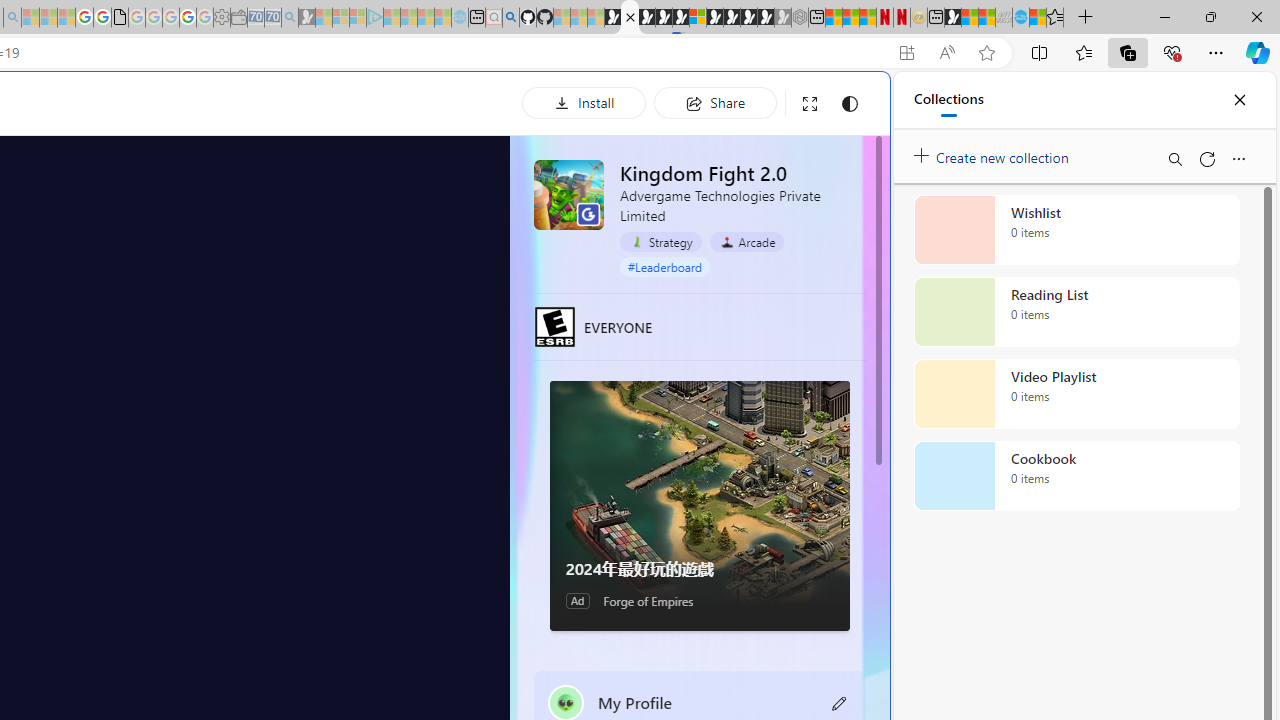  I want to click on 'Frequently visited', so click(417, 265).